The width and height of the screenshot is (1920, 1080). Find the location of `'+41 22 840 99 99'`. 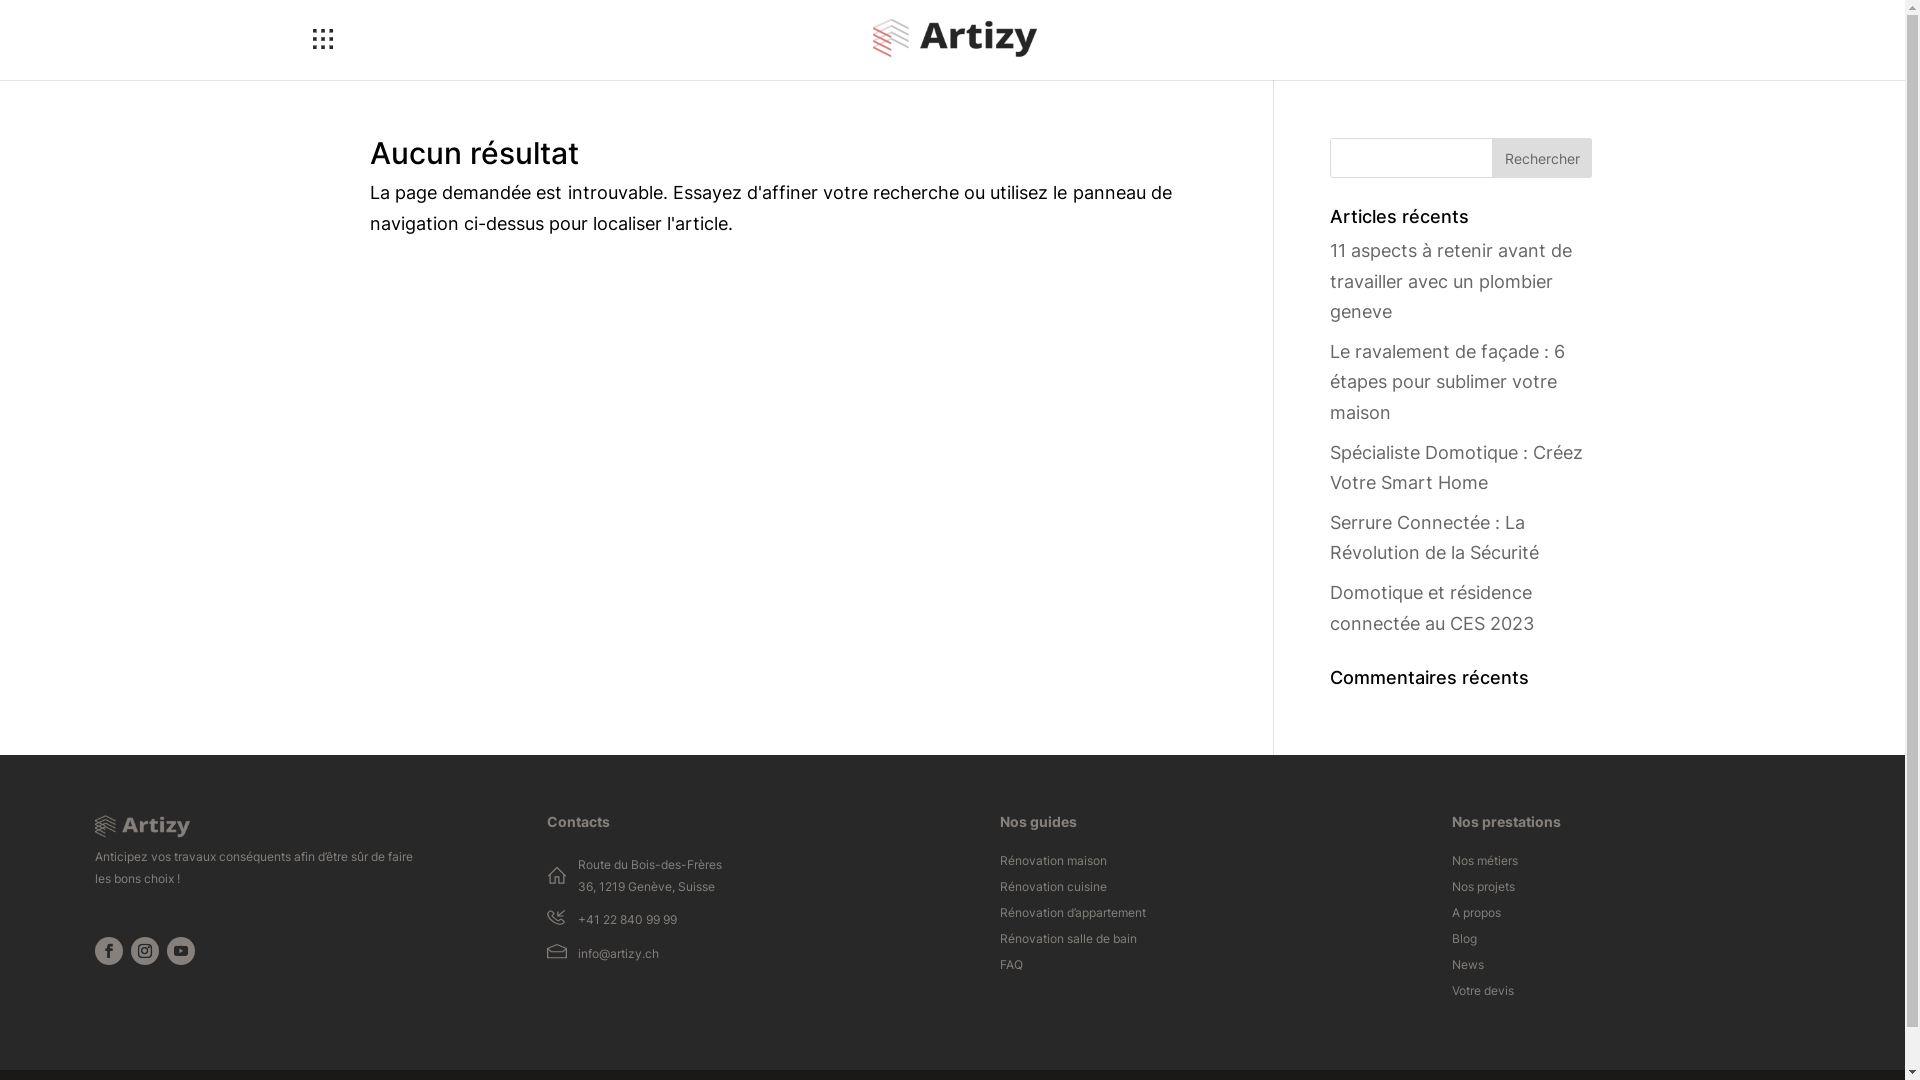

'+41 22 840 99 99' is located at coordinates (576, 919).